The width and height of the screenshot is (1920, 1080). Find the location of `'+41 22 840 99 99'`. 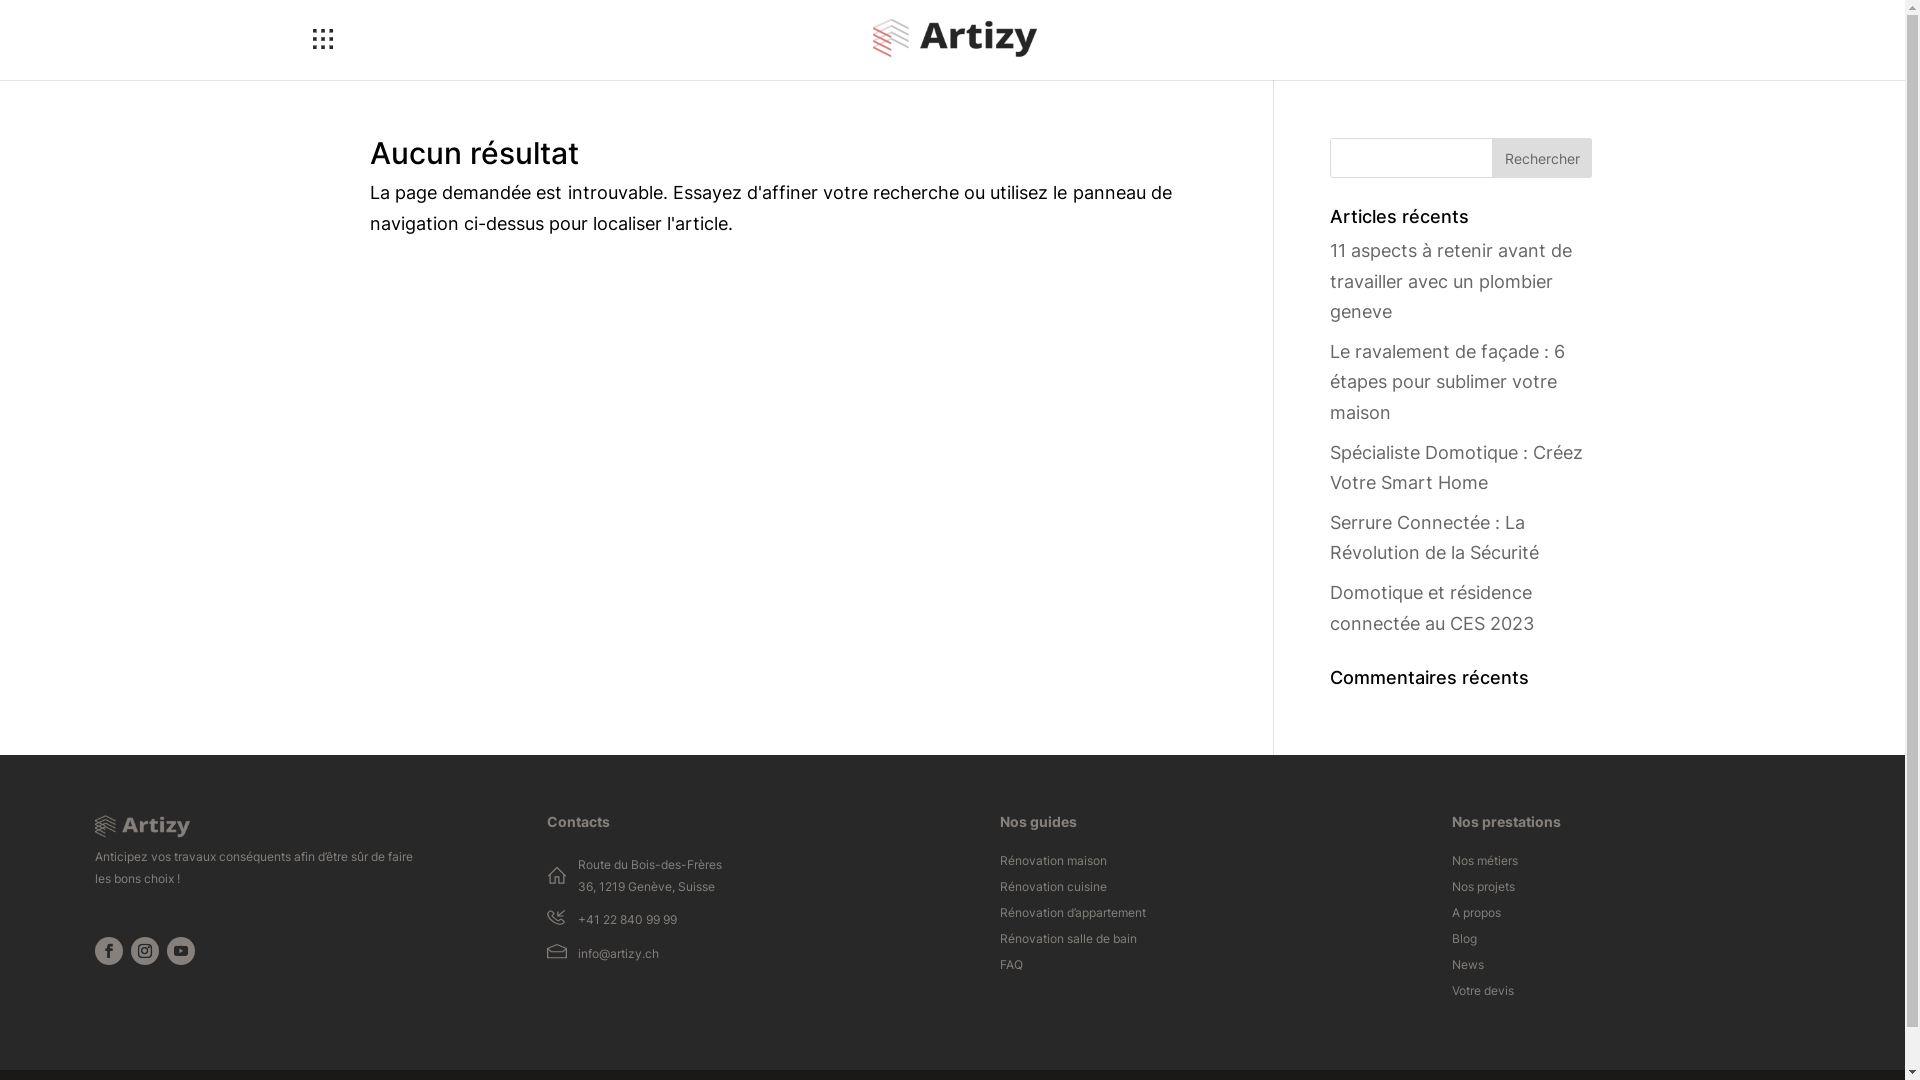

'+41 22 840 99 99' is located at coordinates (576, 919).